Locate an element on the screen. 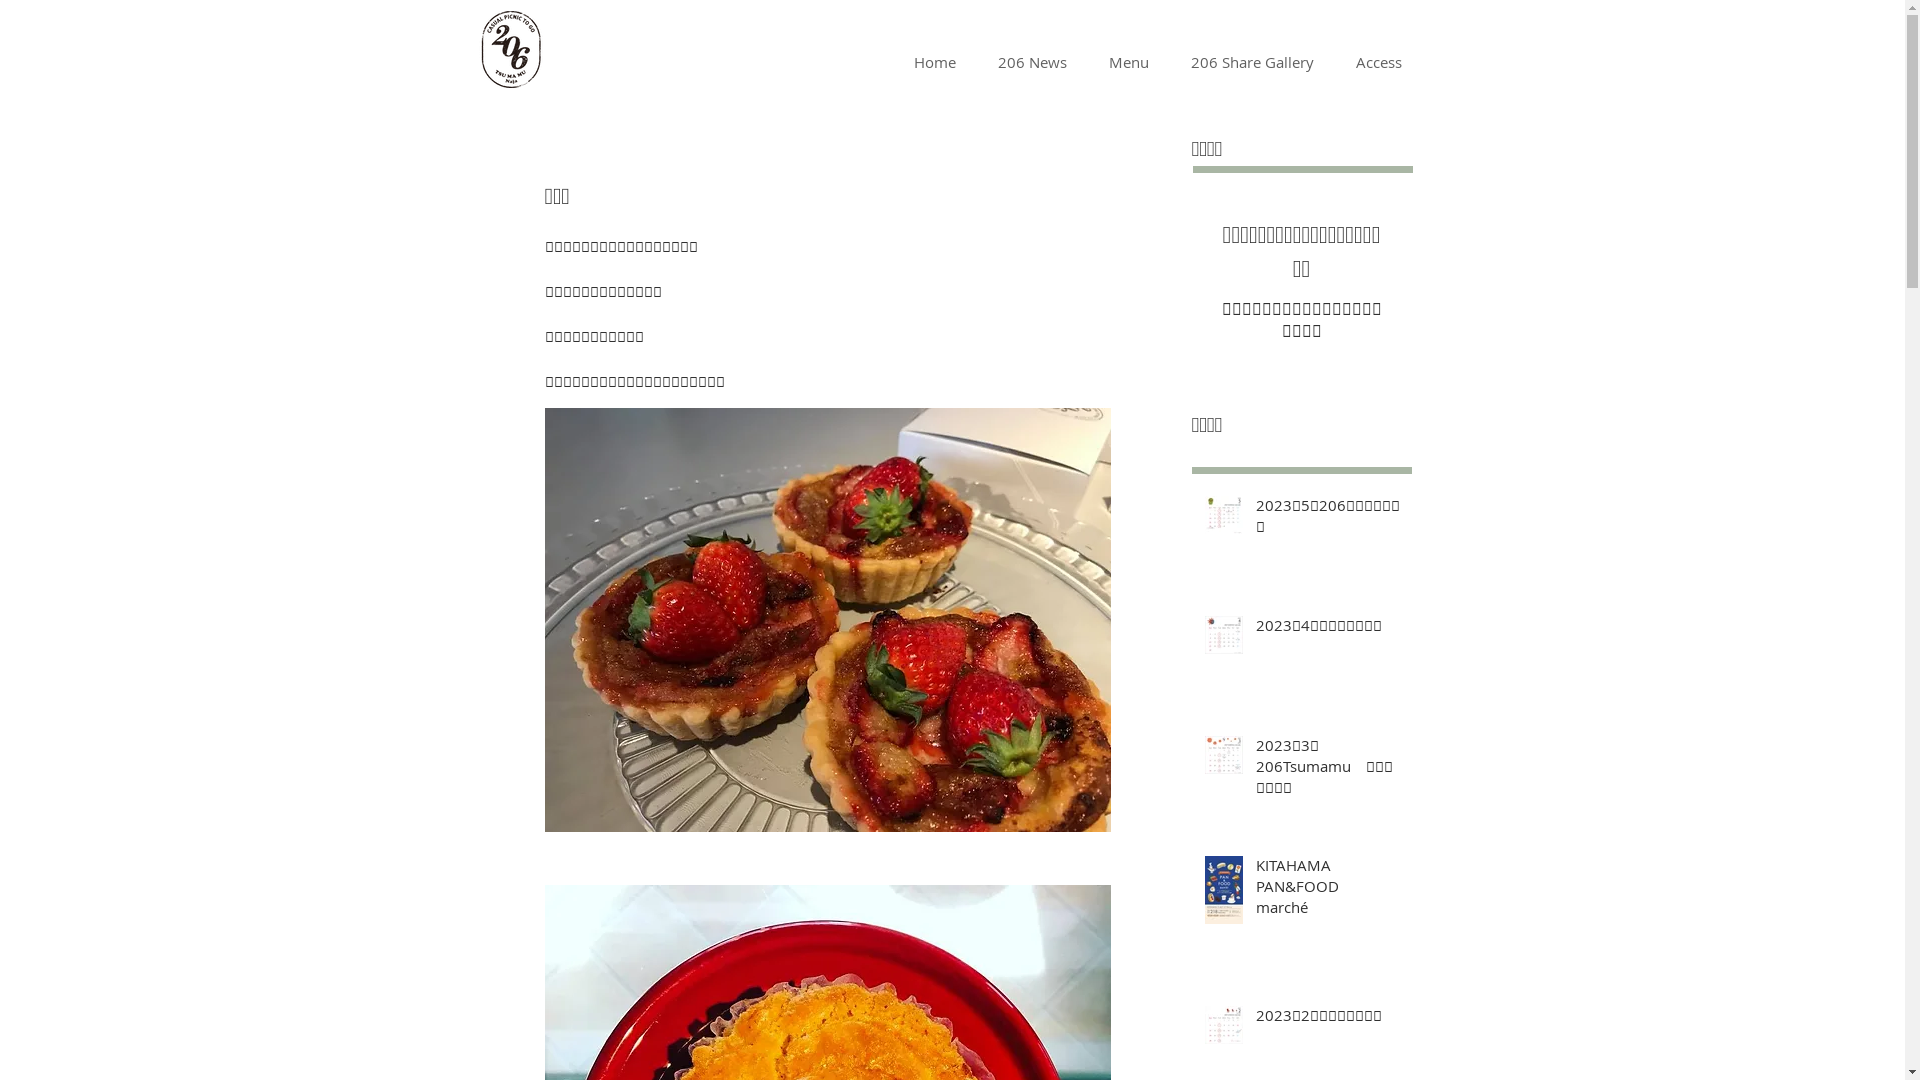  'Home' is located at coordinates (891, 60).